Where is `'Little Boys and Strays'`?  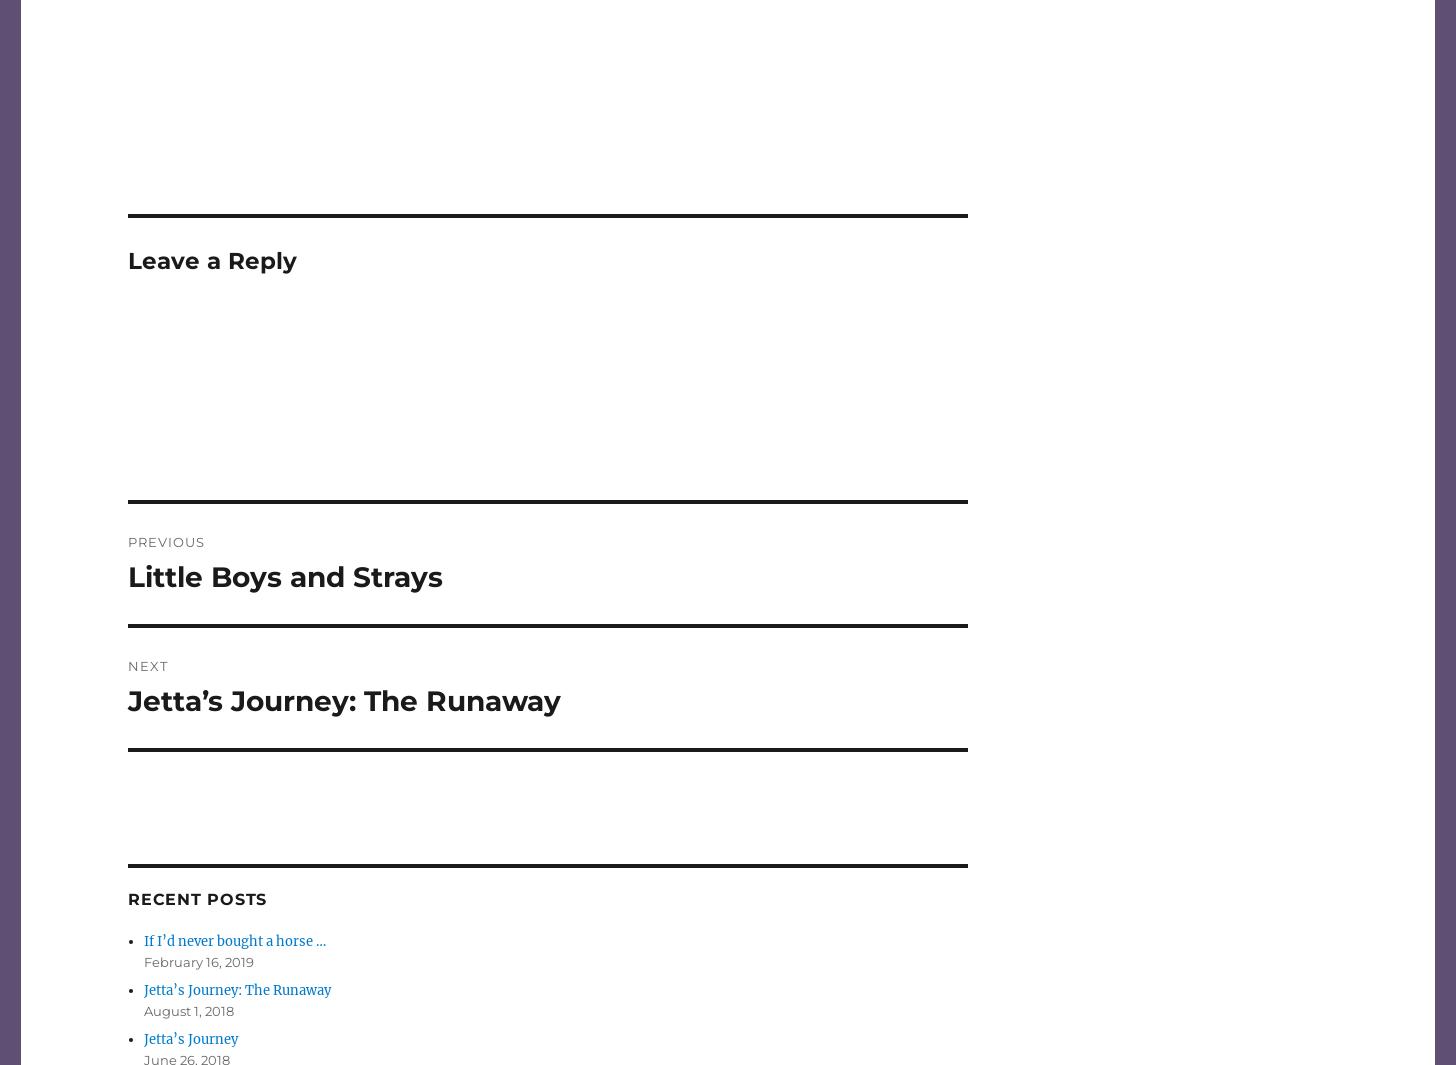 'Little Boys and Strays' is located at coordinates (285, 577).